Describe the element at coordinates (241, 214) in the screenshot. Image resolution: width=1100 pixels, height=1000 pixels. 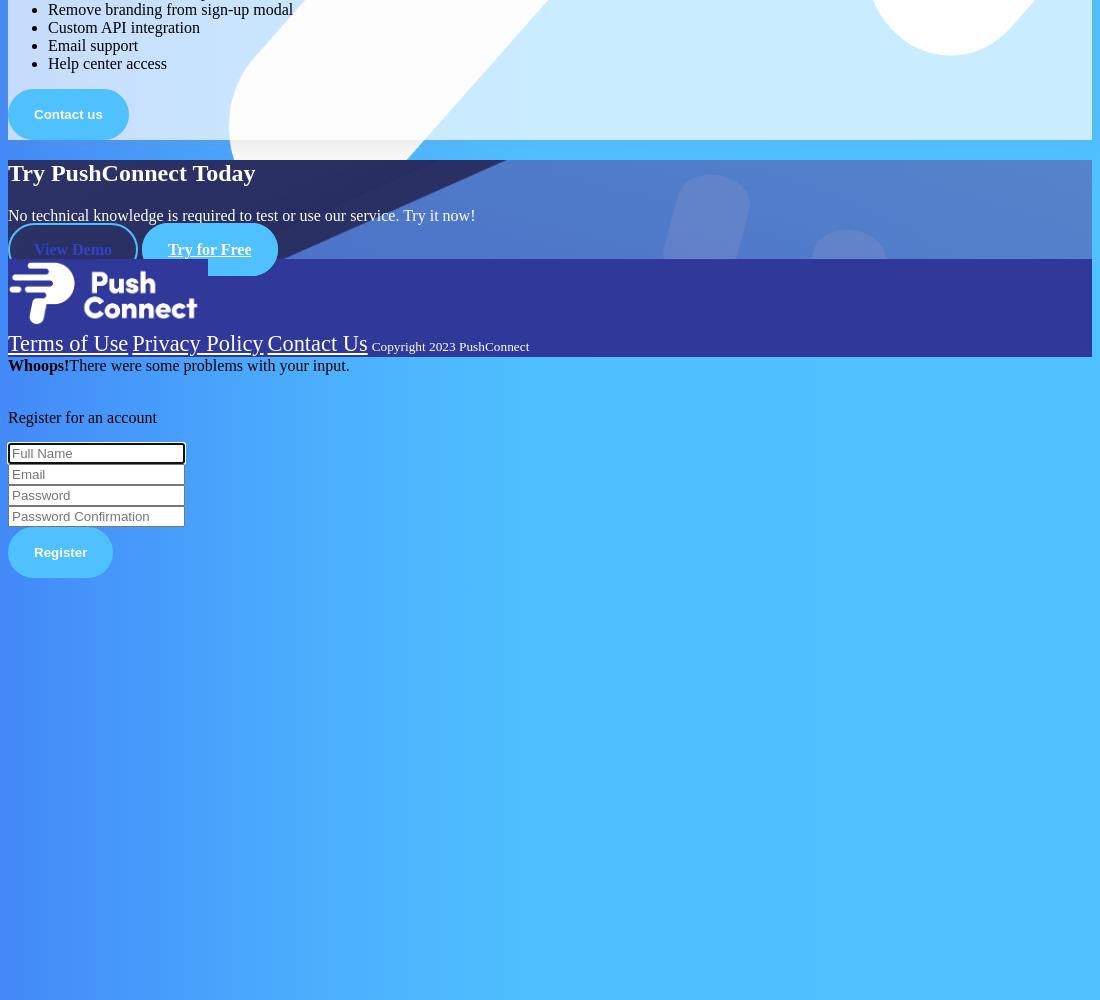
I see `'No technical knowledge is required to test or use our service. Try it now!'` at that location.